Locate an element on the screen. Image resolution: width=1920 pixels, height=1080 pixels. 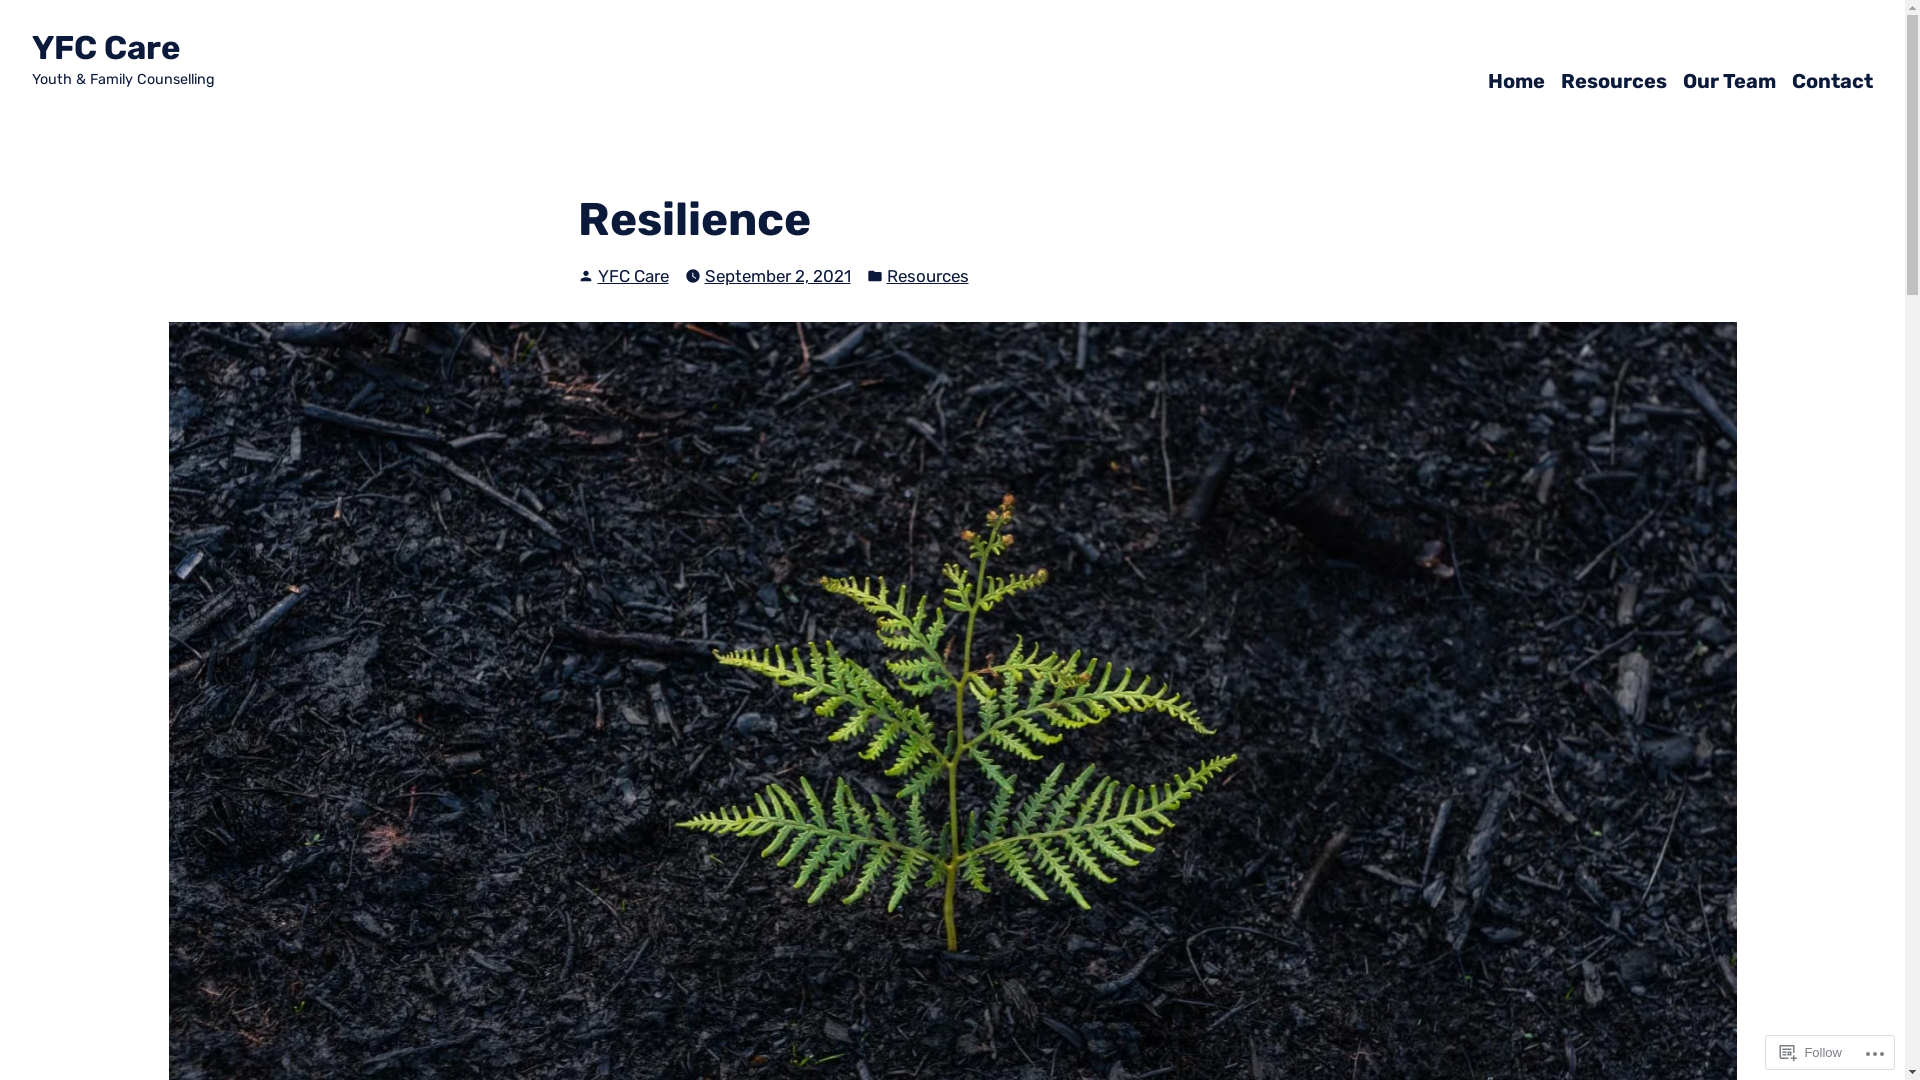
'Home' is located at coordinates (1488, 79).